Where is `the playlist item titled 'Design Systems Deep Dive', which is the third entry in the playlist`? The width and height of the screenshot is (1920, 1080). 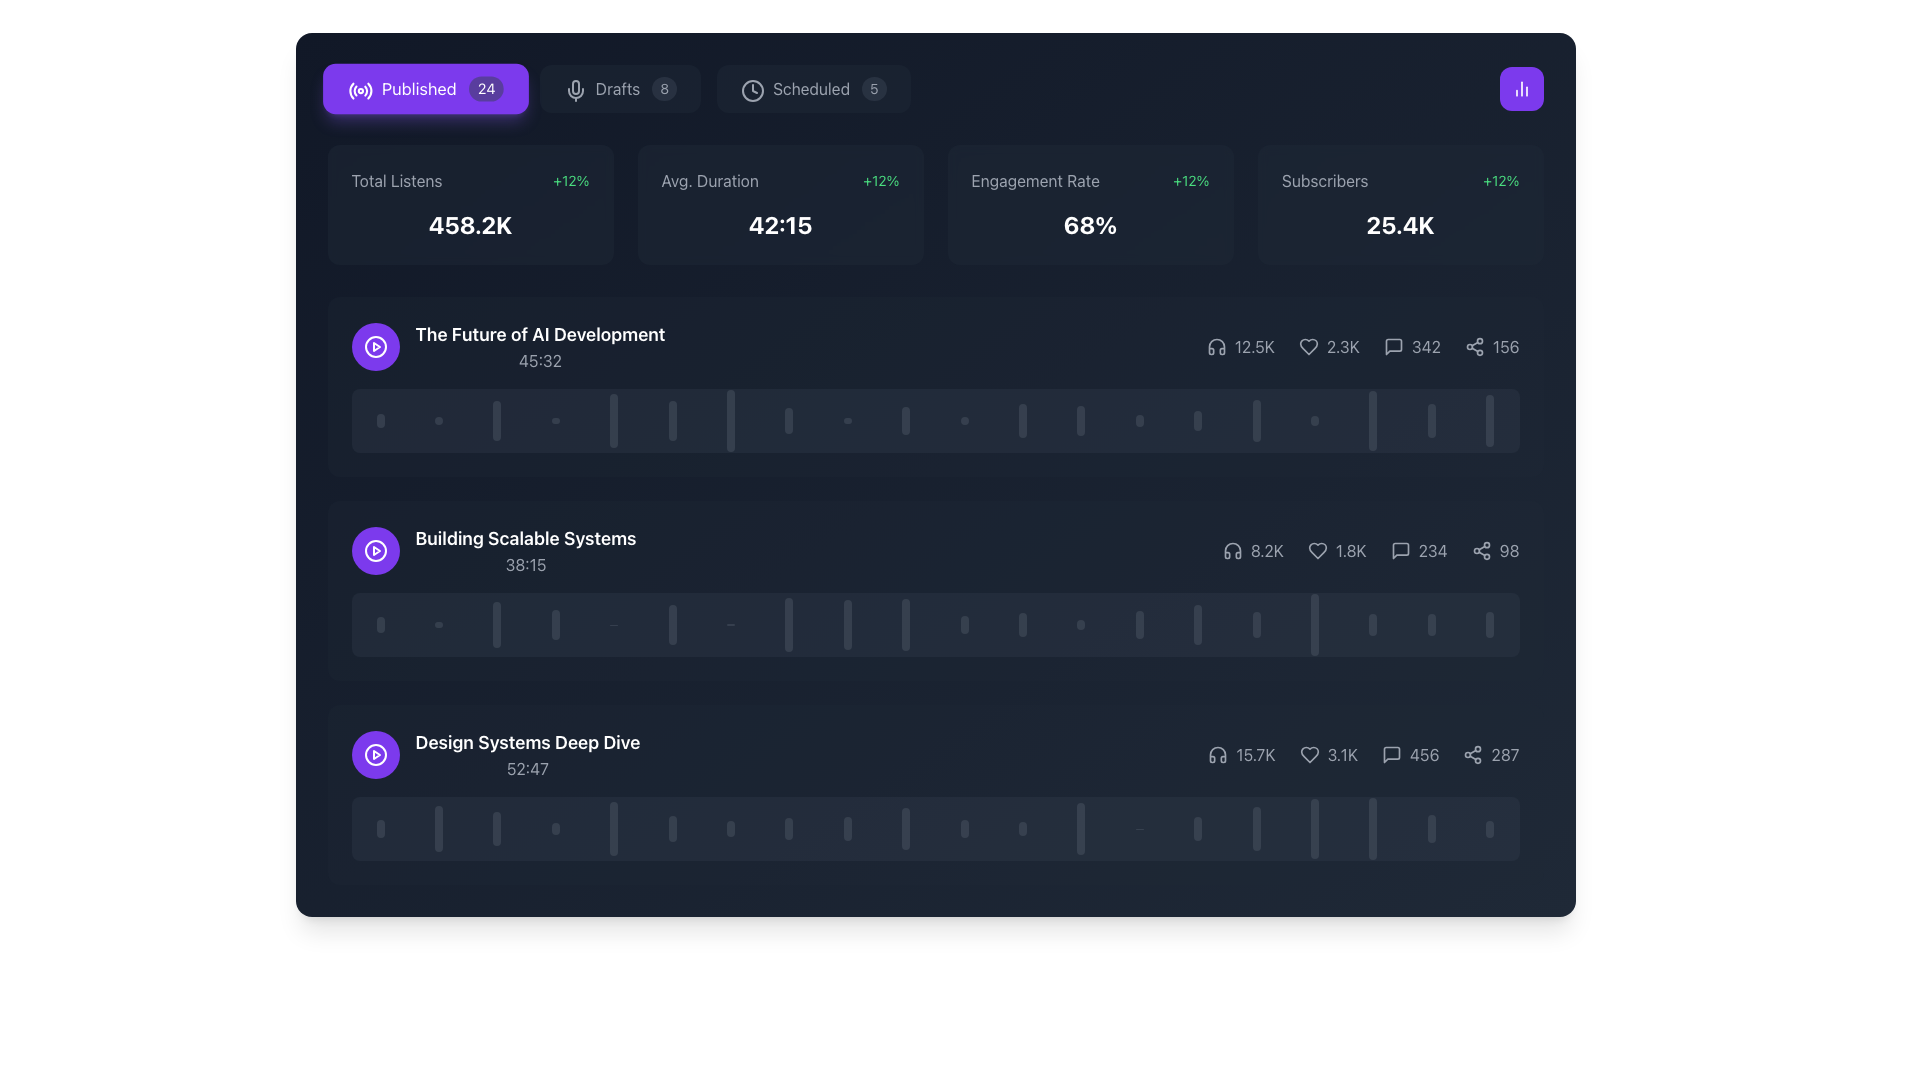 the playlist item titled 'Design Systems Deep Dive', which is the third entry in the playlist is located at coordinates (934, 755).